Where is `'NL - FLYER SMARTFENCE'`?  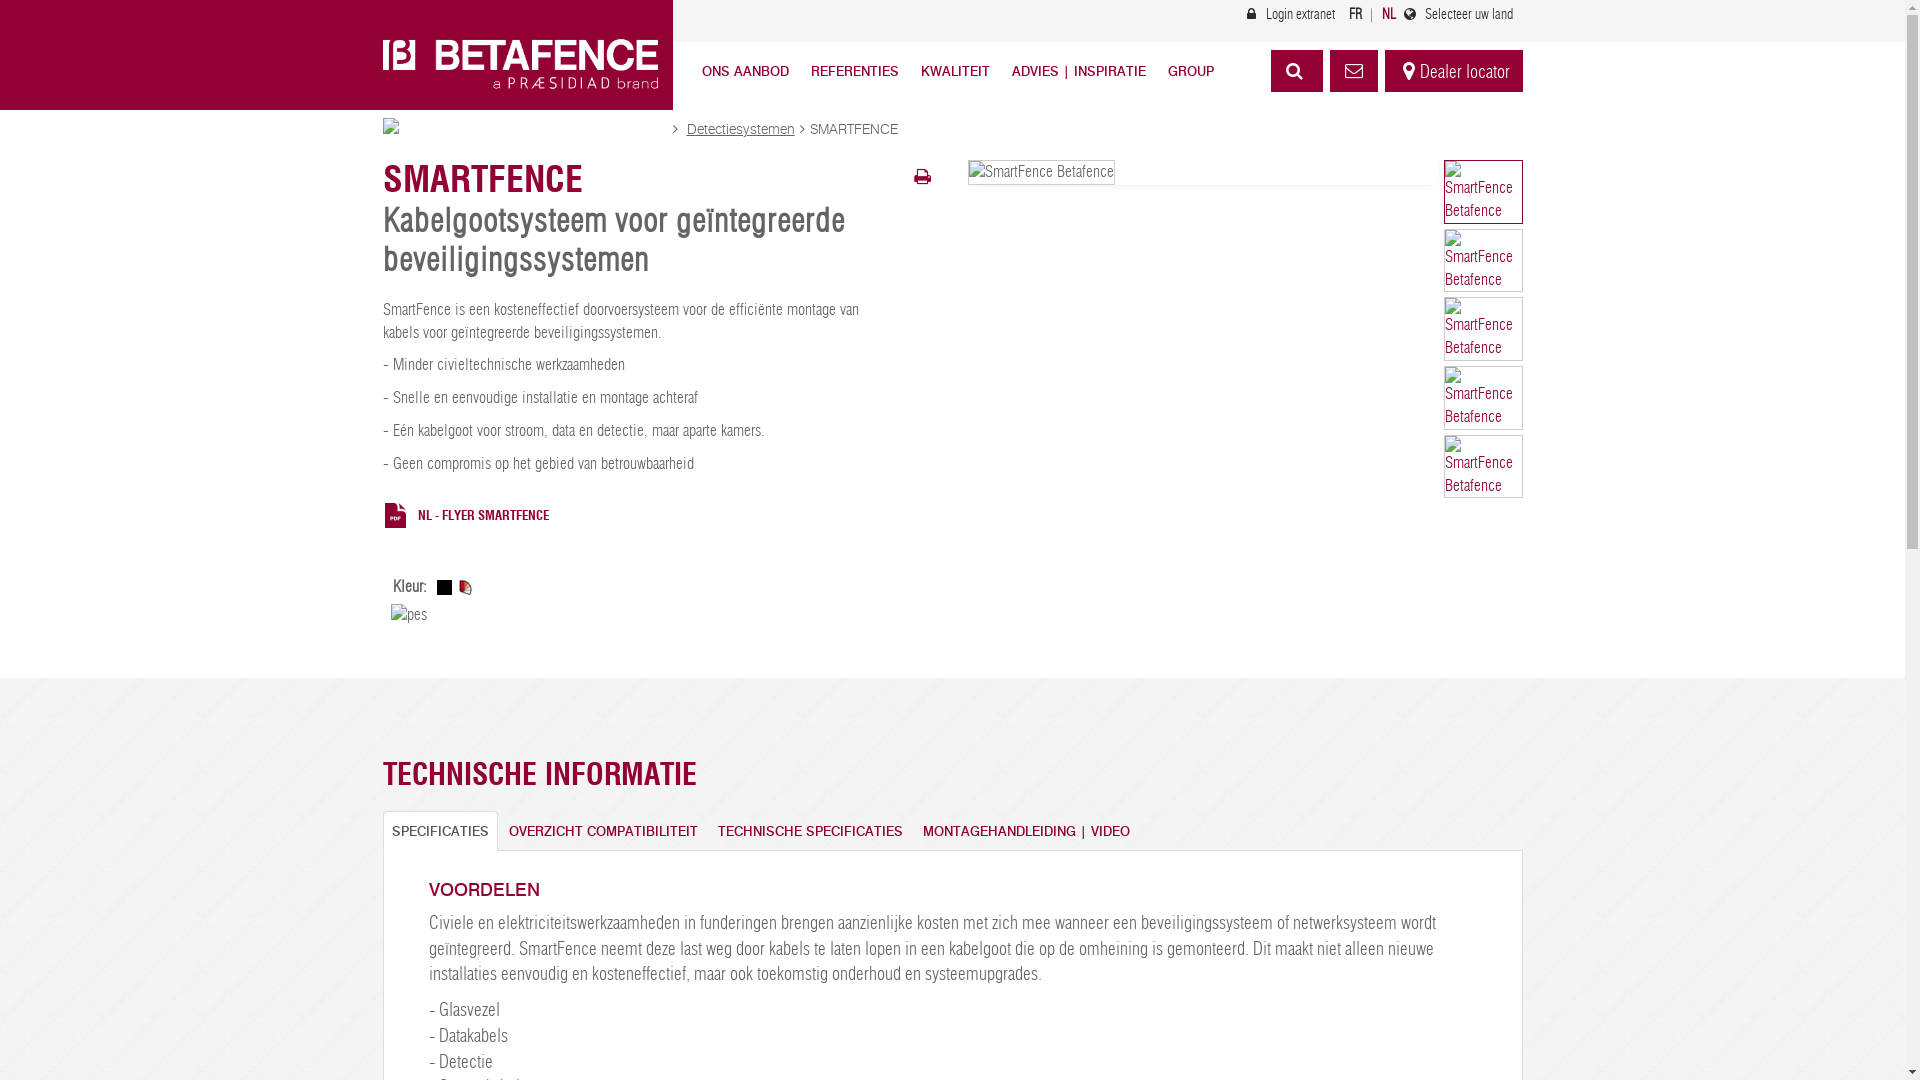
'NL - FLYER SMARTFENCE' is located at coordinates (382, 515).